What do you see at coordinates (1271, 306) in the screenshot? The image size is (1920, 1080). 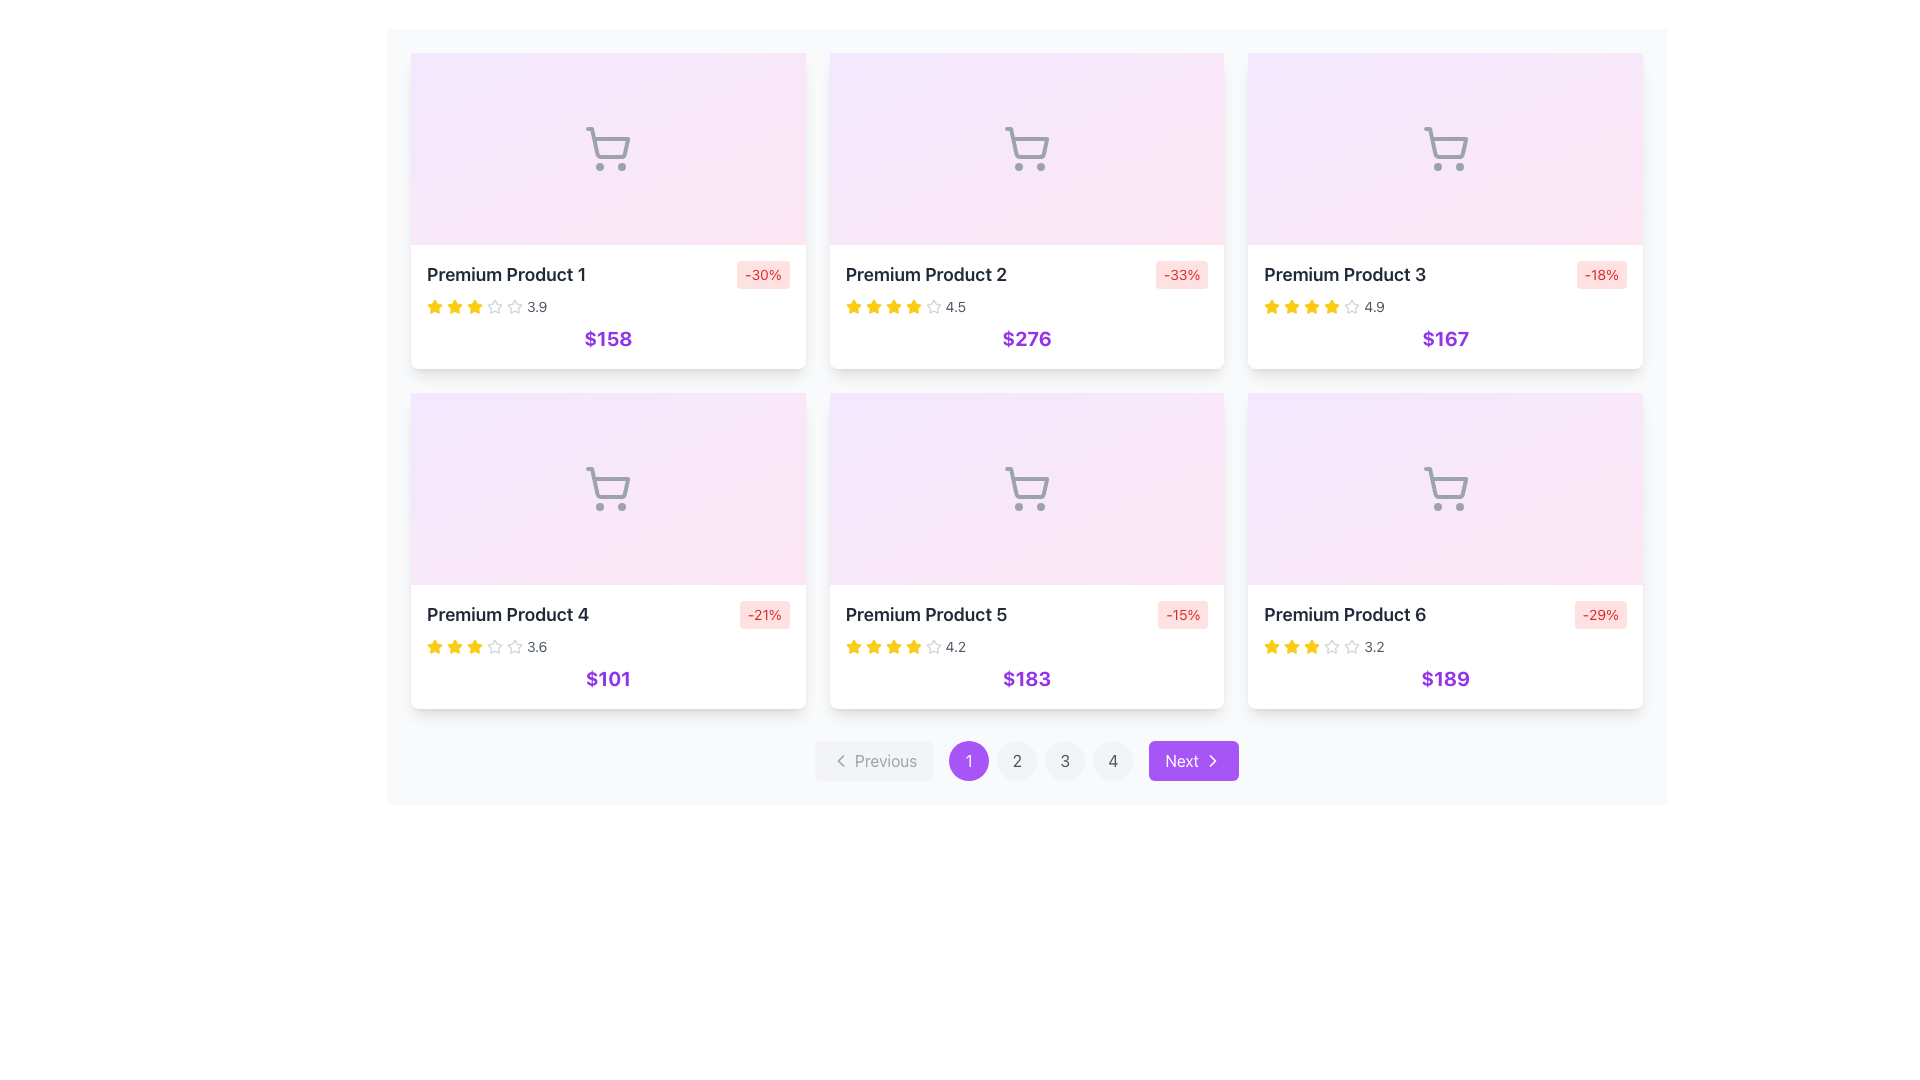 I see `the fifth star icon in the rating system for the product labeled 'Premium Product 3' to rate it` at bounding box center [1271, 306].